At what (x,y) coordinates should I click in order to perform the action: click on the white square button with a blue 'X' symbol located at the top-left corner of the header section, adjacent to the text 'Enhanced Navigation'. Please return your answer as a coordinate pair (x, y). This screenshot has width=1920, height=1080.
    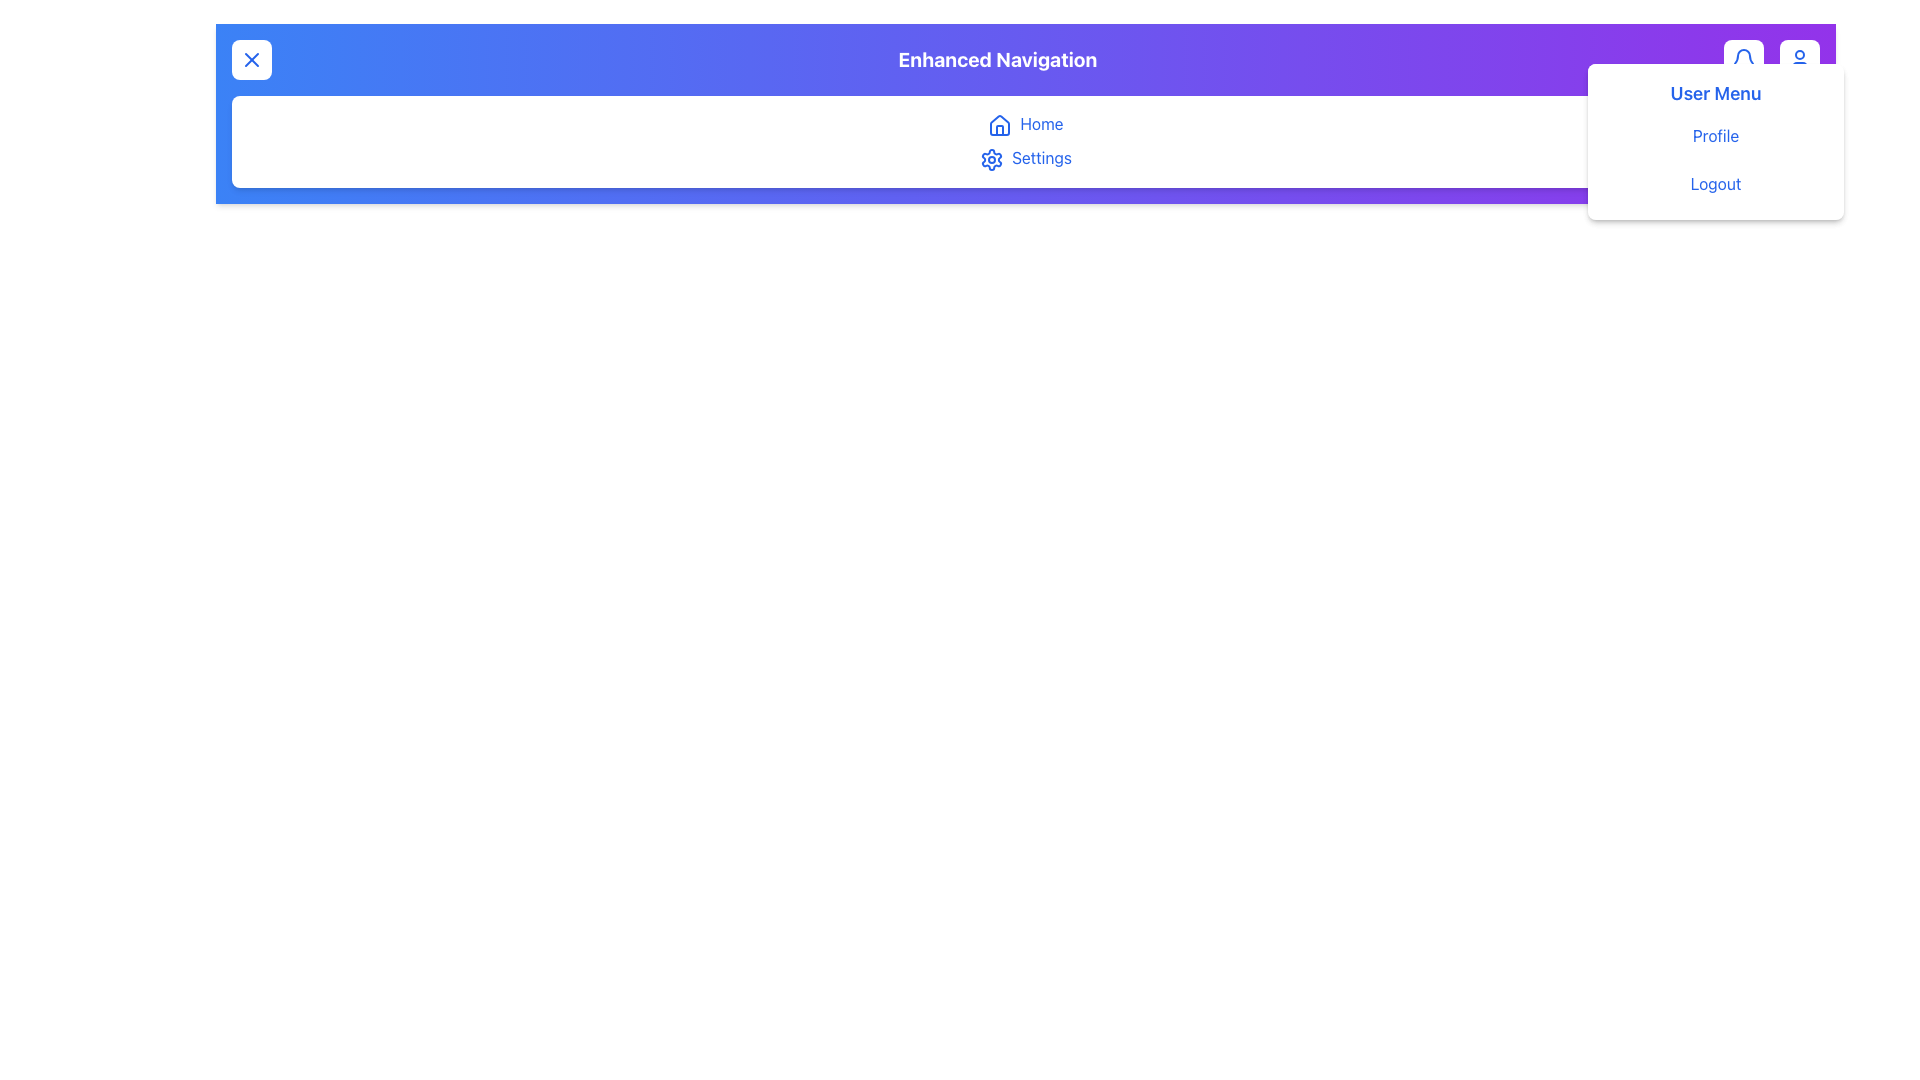
    Looking at the image, I should click on (251, 59).